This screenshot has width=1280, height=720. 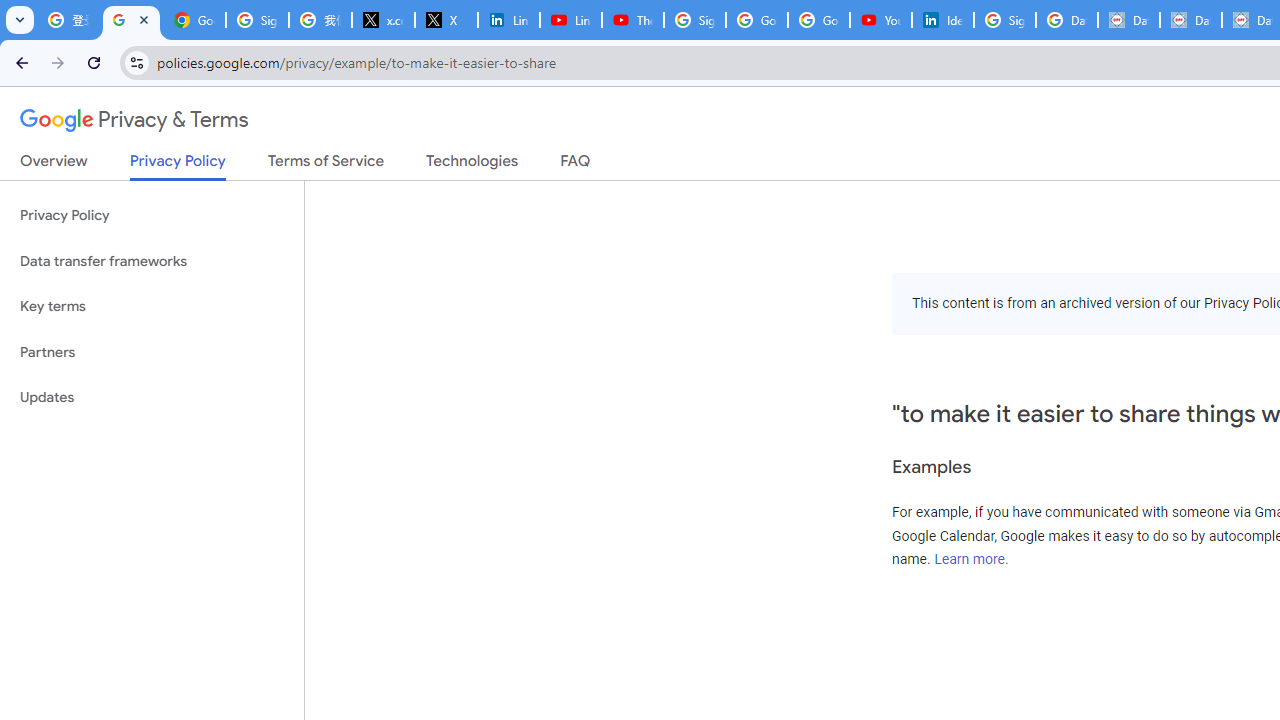 What do you see at coordinates (971, 559) in the screenshot?
I see `'Learn more.'` at bounding box center [971, 559].